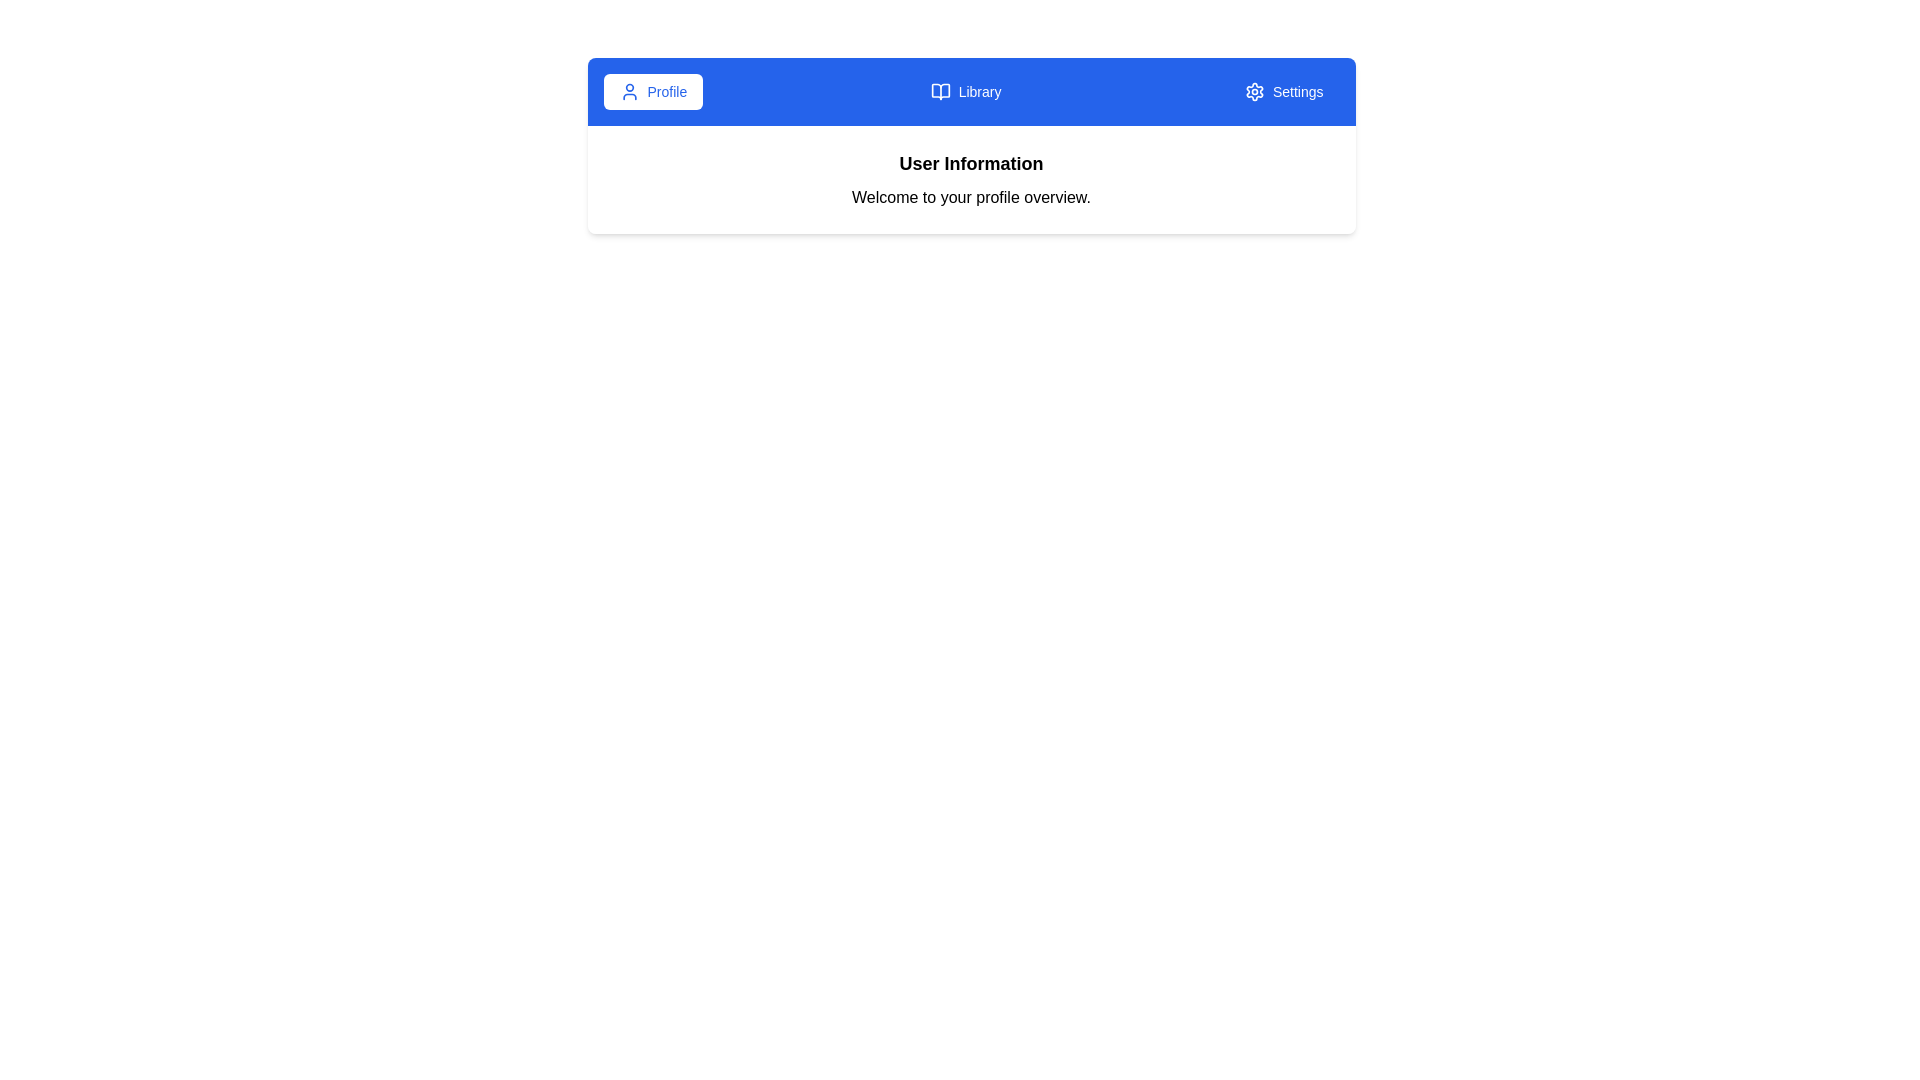 This screenshot has height=1080, width=1920. What do you see at coordinates (1298, 92) in the screenshot?
I see `the 'Settings' text label, which is styled in white text on a blue background, located in the top-right corner of the interface within a blue navigation bar` at bounding box center [1298, 92].